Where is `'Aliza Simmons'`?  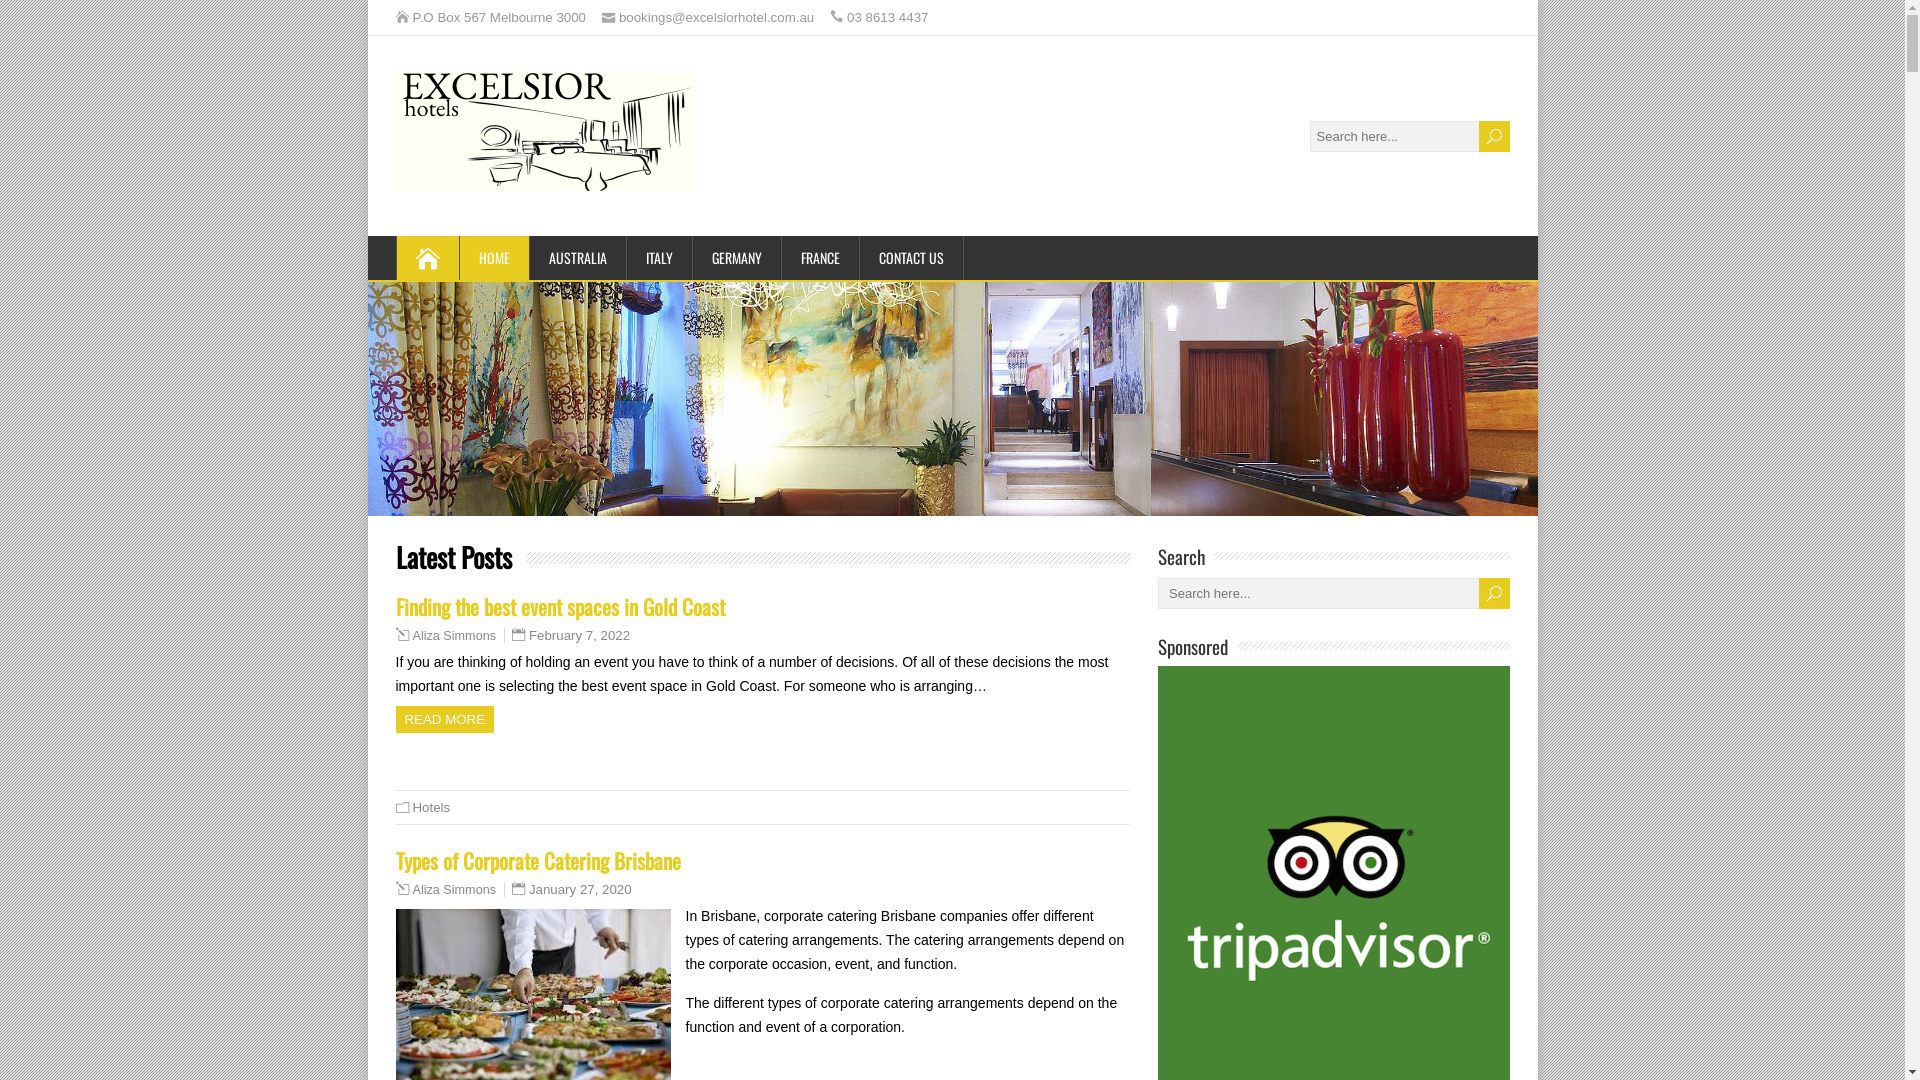
'Aliza Simmons' is located at coordinates (453, 889).